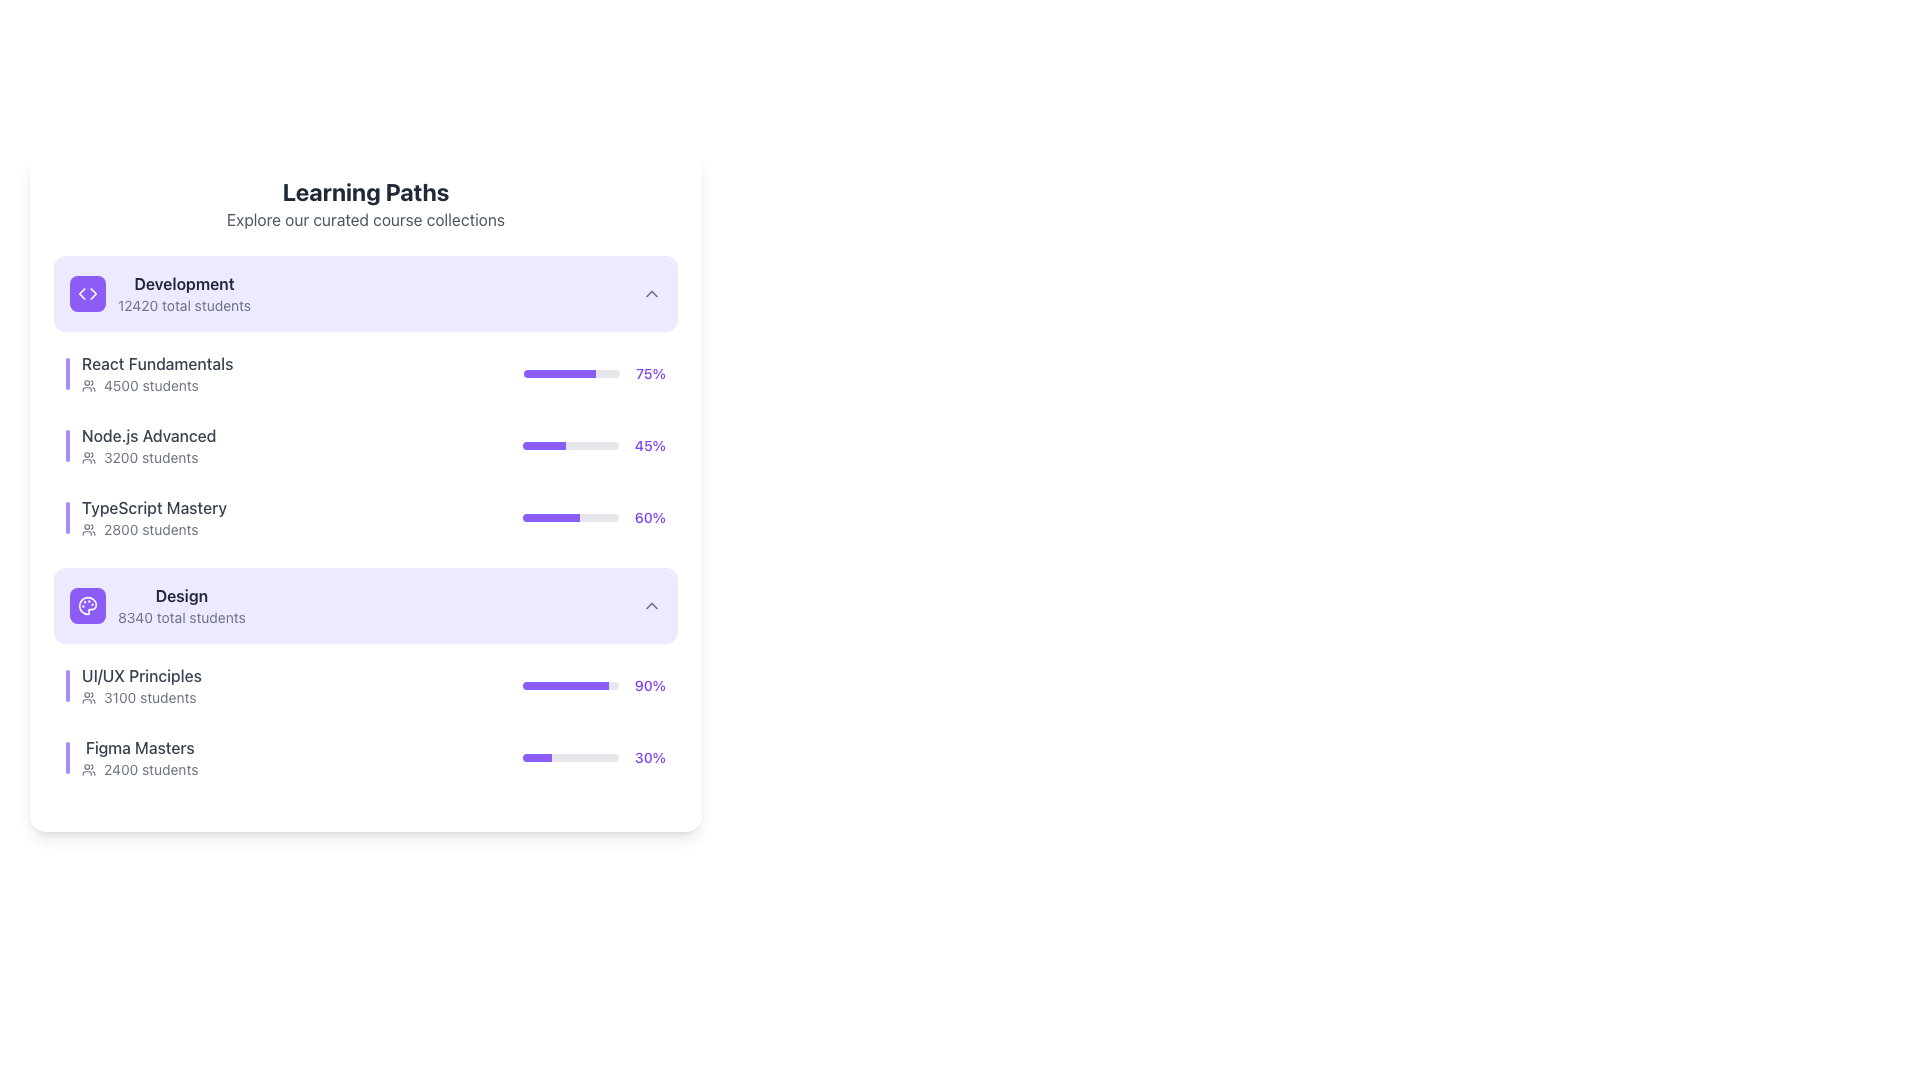 Image resolution: width=1920 pixels, height=1080 pixels. What do you see at coordinates (139, 748) in the screenshot?
I see `the 'Figma Masters' hyperlink text` at bounding box center [139, 748].